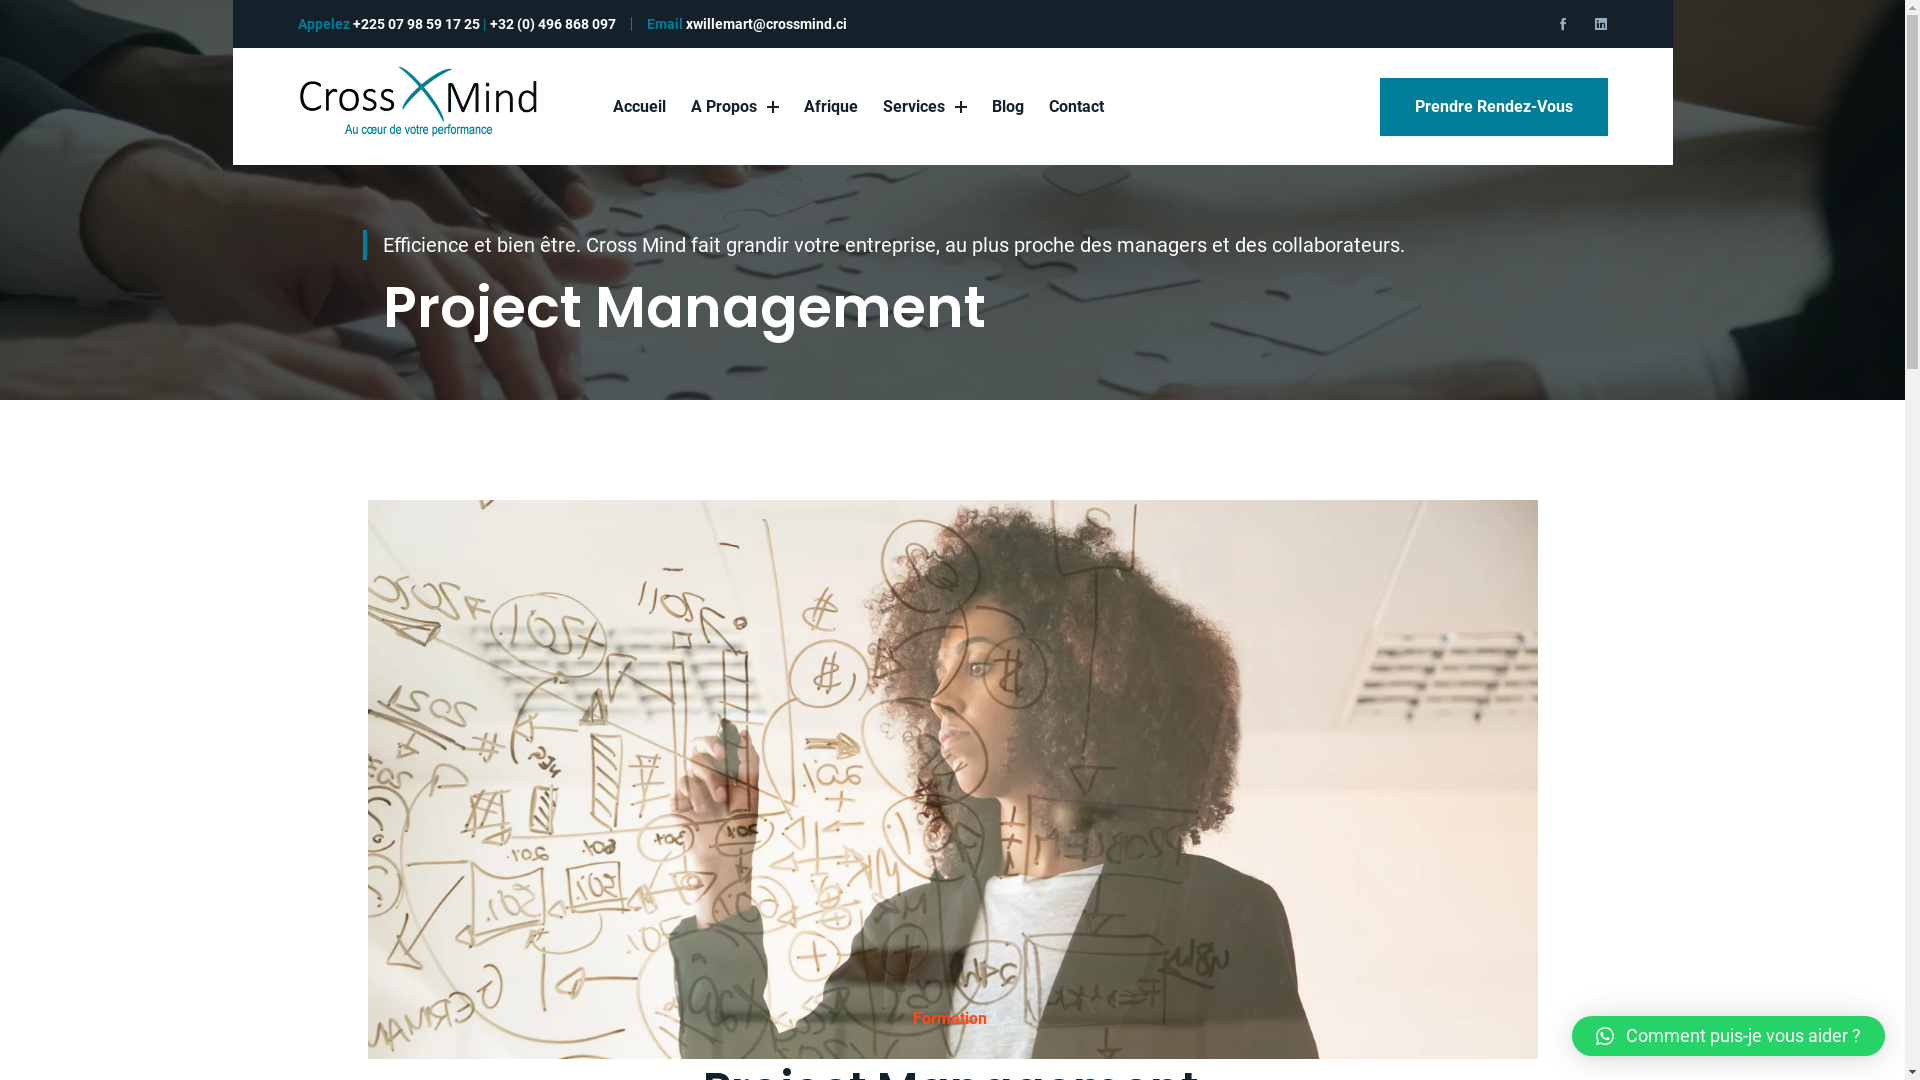  What do you see at coordinates (830, 106) in the screenshot?
I see `'Afrique'` at bounding box center [830, 106].